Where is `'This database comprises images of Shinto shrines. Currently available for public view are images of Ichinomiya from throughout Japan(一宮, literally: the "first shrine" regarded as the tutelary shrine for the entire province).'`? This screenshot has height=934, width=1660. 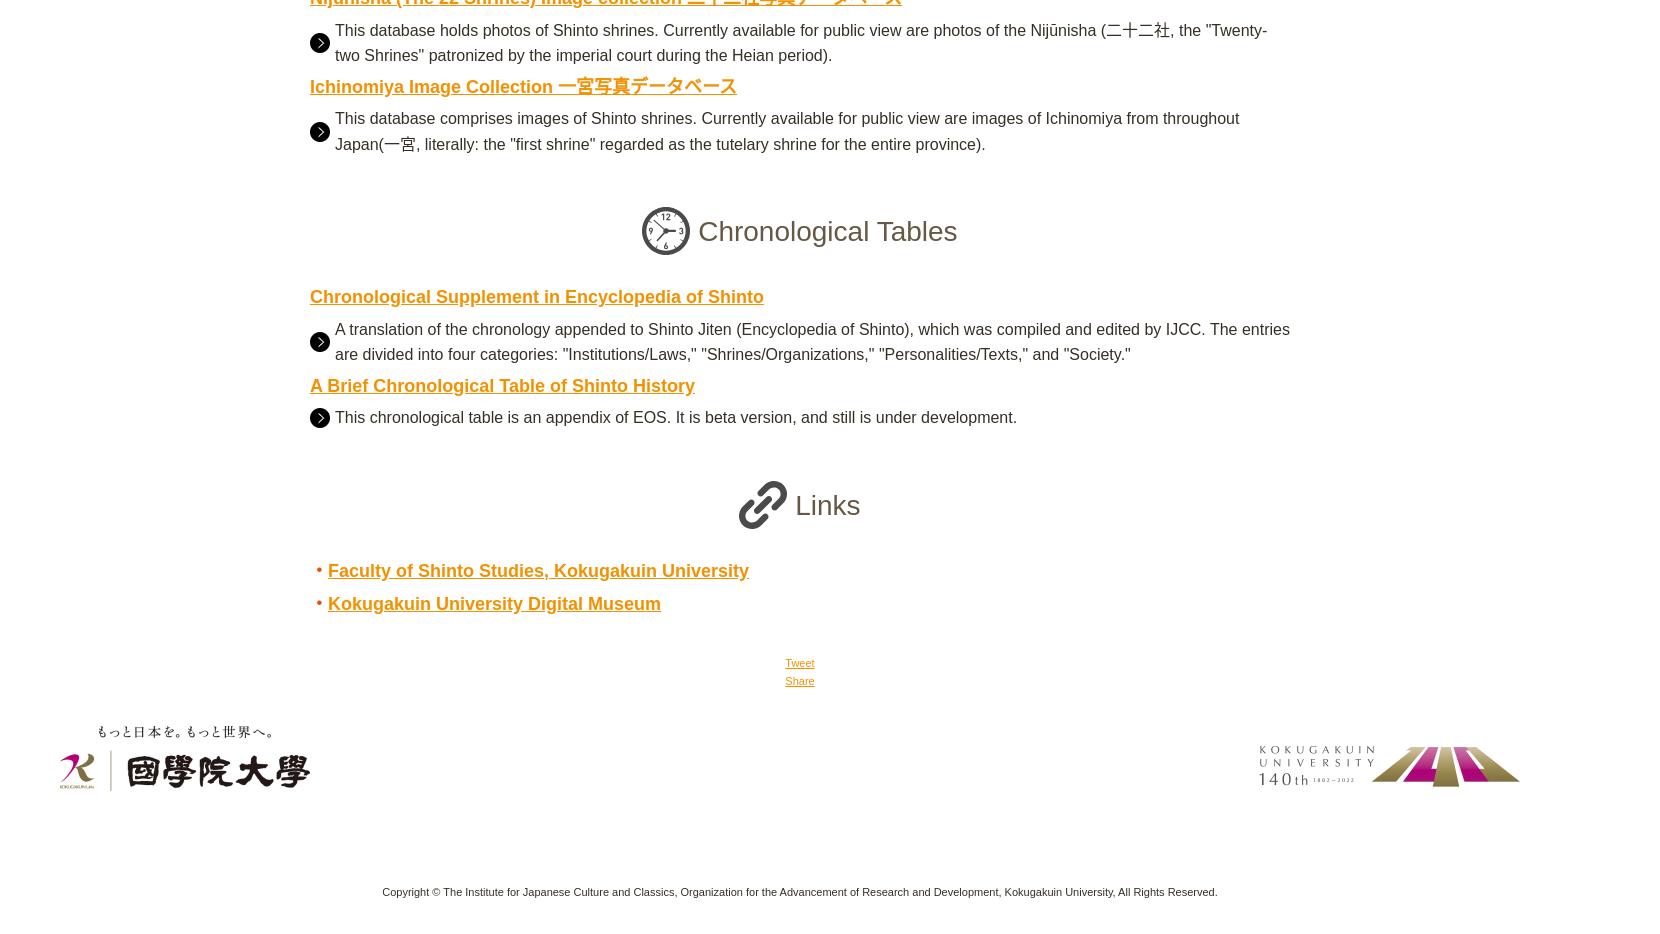 'This database comprises images of Shinto shrines. Currently available for public view are images of Ichinomiya from throughout Japan(一宮, literally: the "first shrine" regarded as the tutelary shrine for the entire province).' is located at coordinates (334, 130).